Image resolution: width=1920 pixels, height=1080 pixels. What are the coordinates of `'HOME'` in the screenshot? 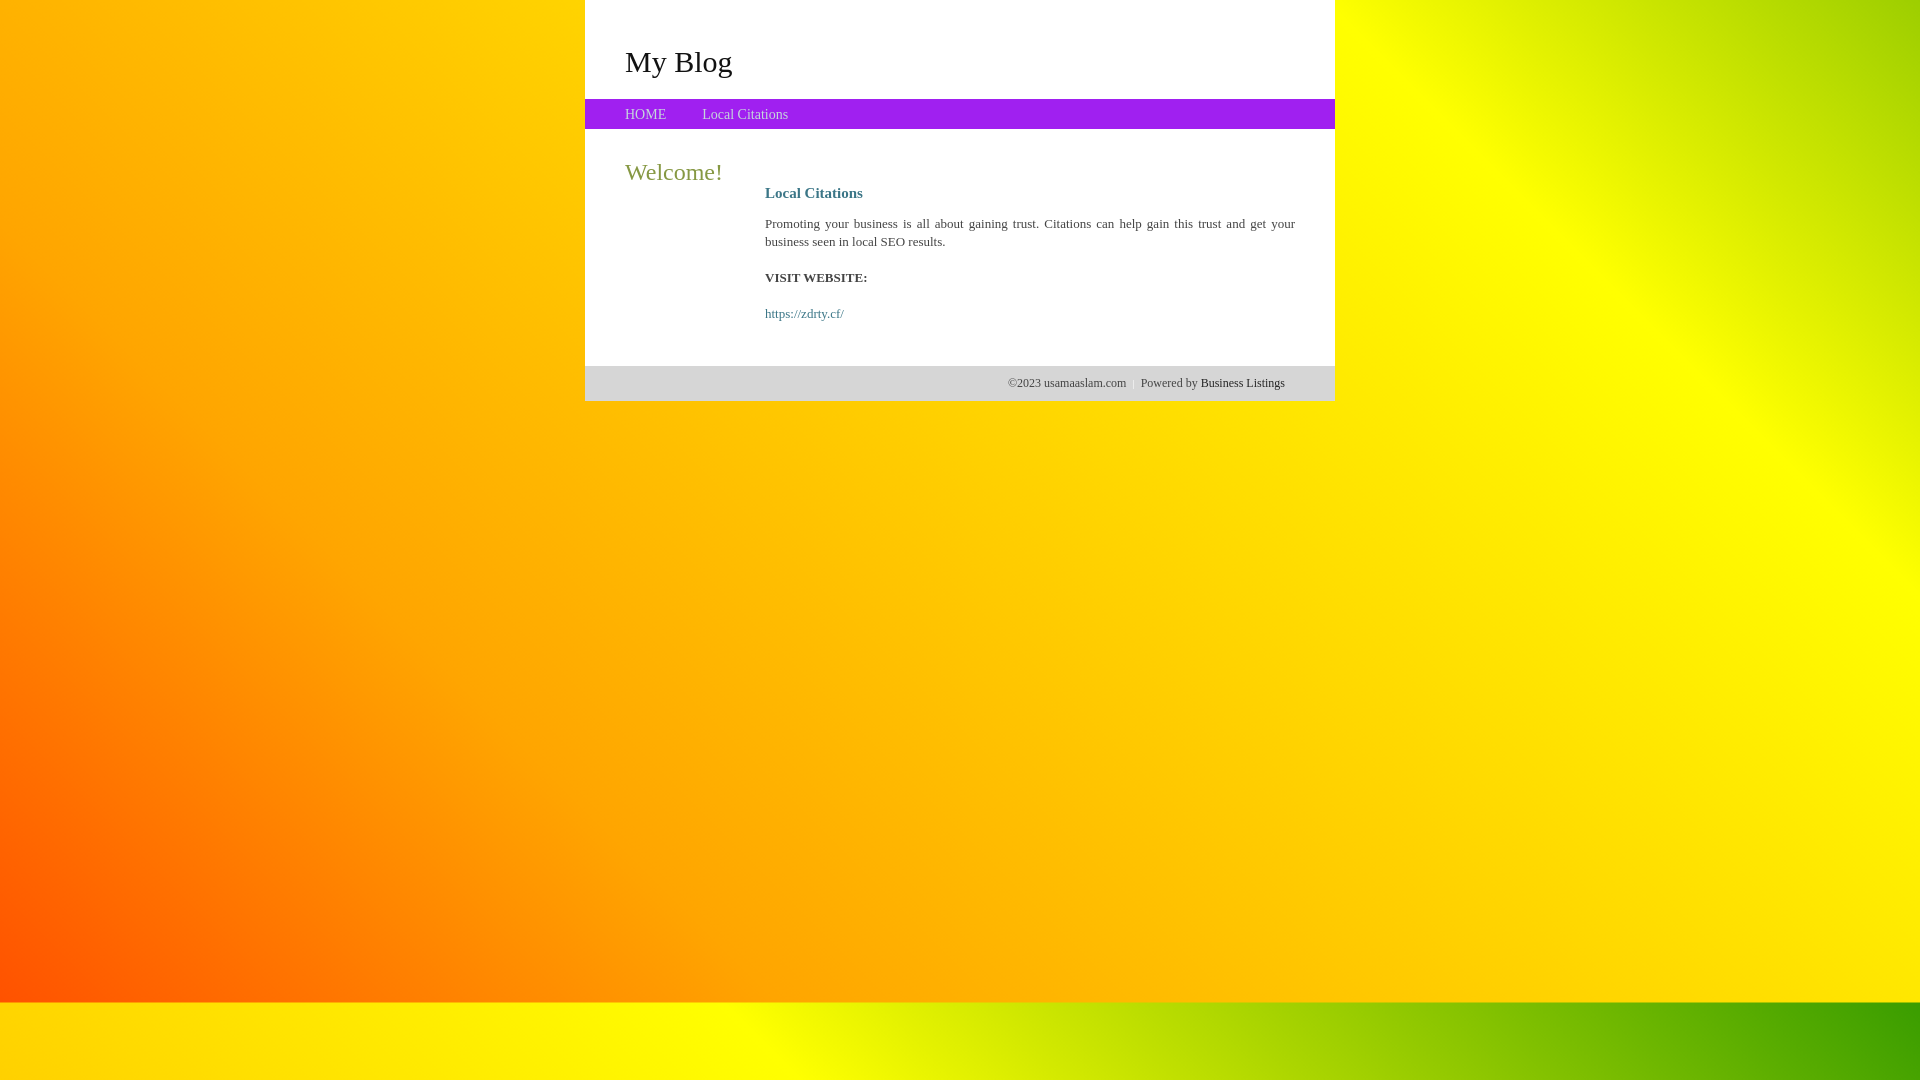 It's located at (645, 114).